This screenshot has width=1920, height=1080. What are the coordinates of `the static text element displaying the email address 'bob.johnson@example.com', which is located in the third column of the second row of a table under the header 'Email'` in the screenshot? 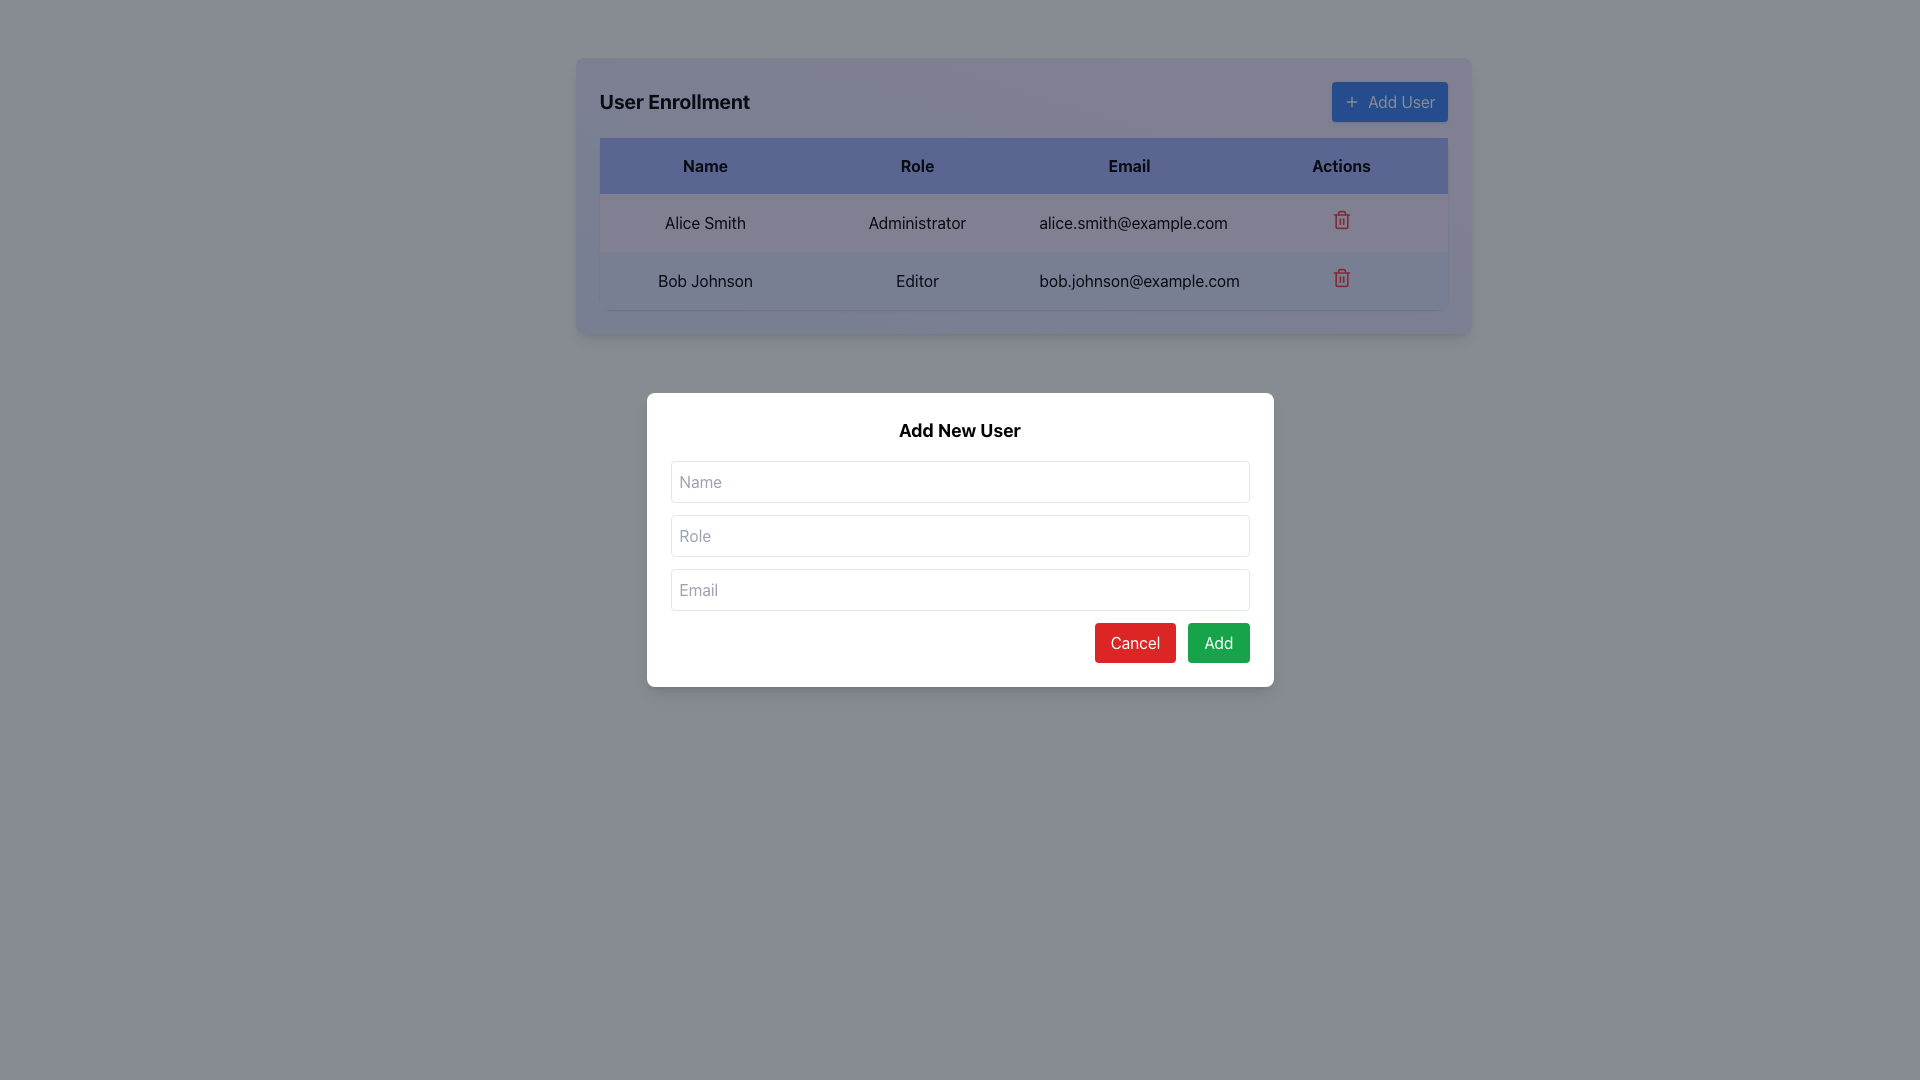 It's located at (1129, 281).